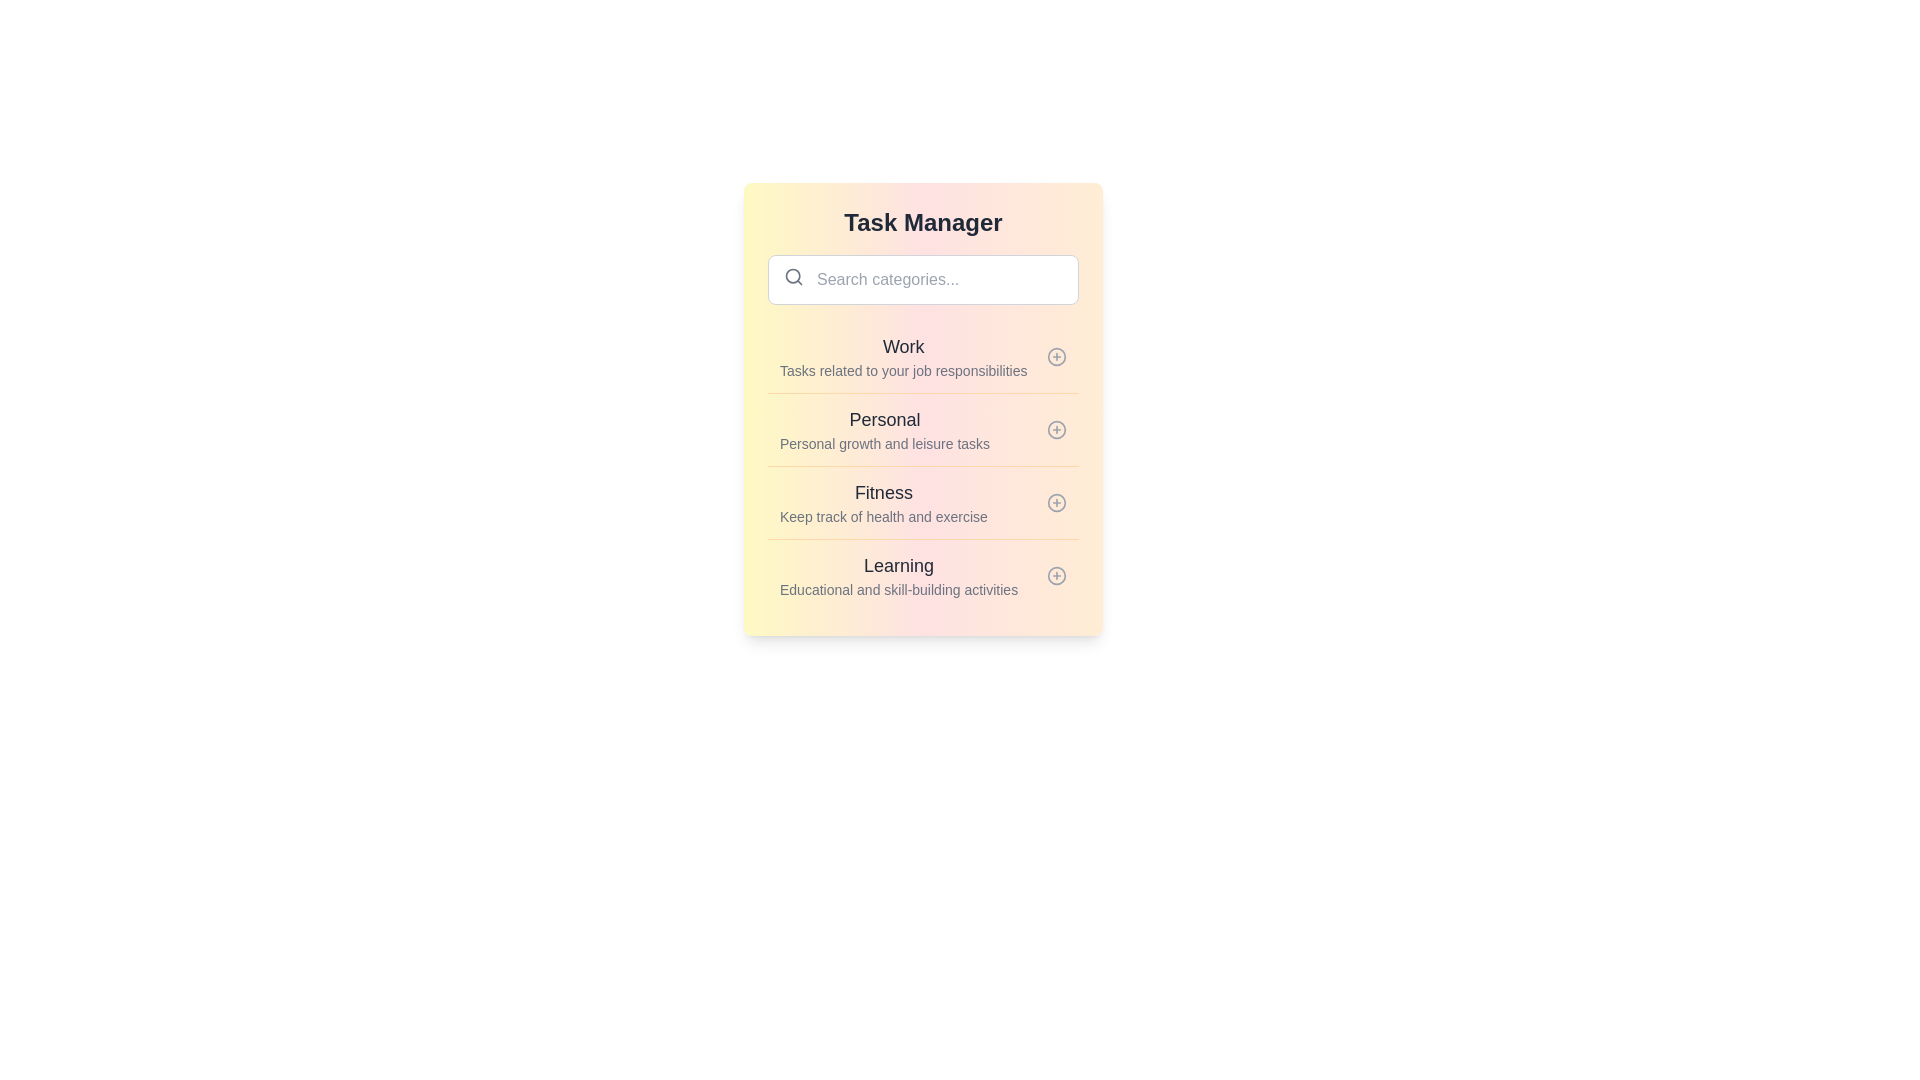 This screenshot has height=1080, width=1920. What do you see at coordinates (882, 515) in the screenshot?
I see `the text label reading 'Keep track of health and exercise', which is located beneath the 'Fitness' title in the structured list` at bounding box center [882, 515].